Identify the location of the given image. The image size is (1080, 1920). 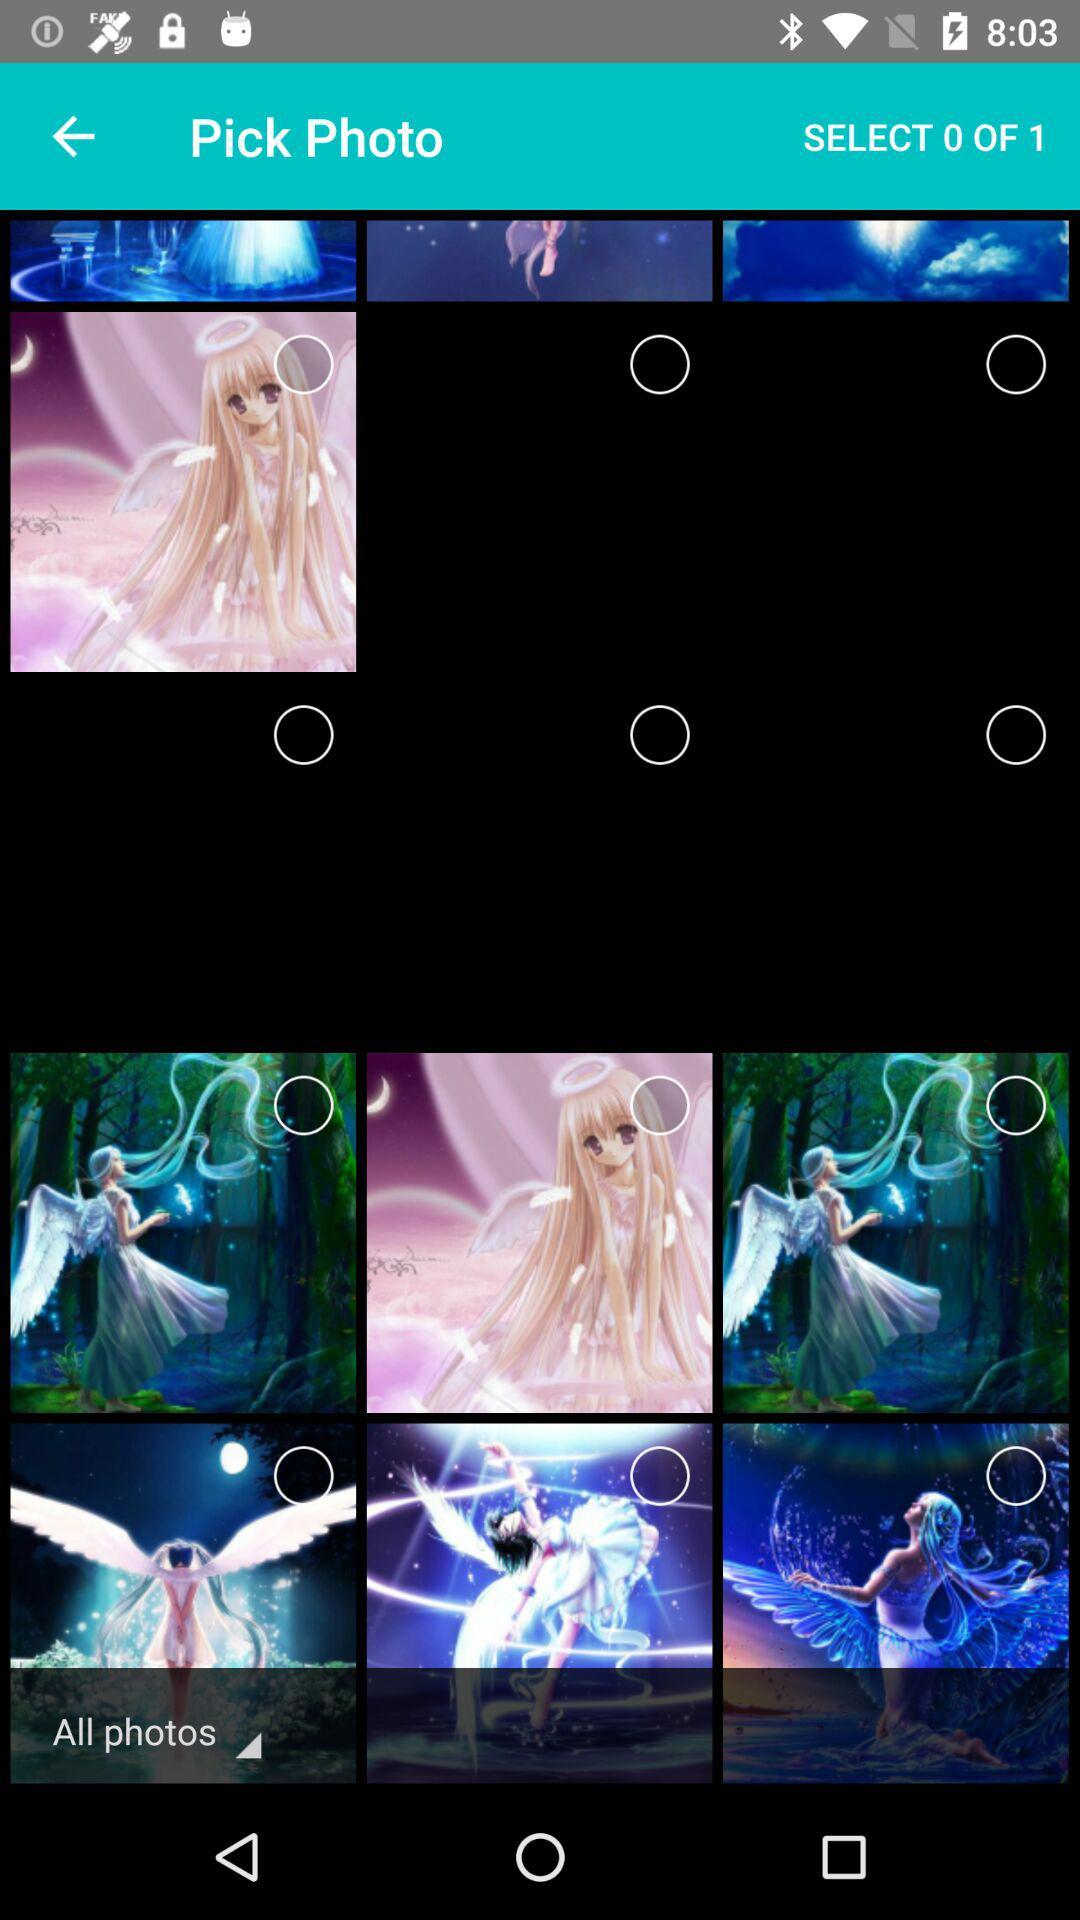
(1016, 1476).